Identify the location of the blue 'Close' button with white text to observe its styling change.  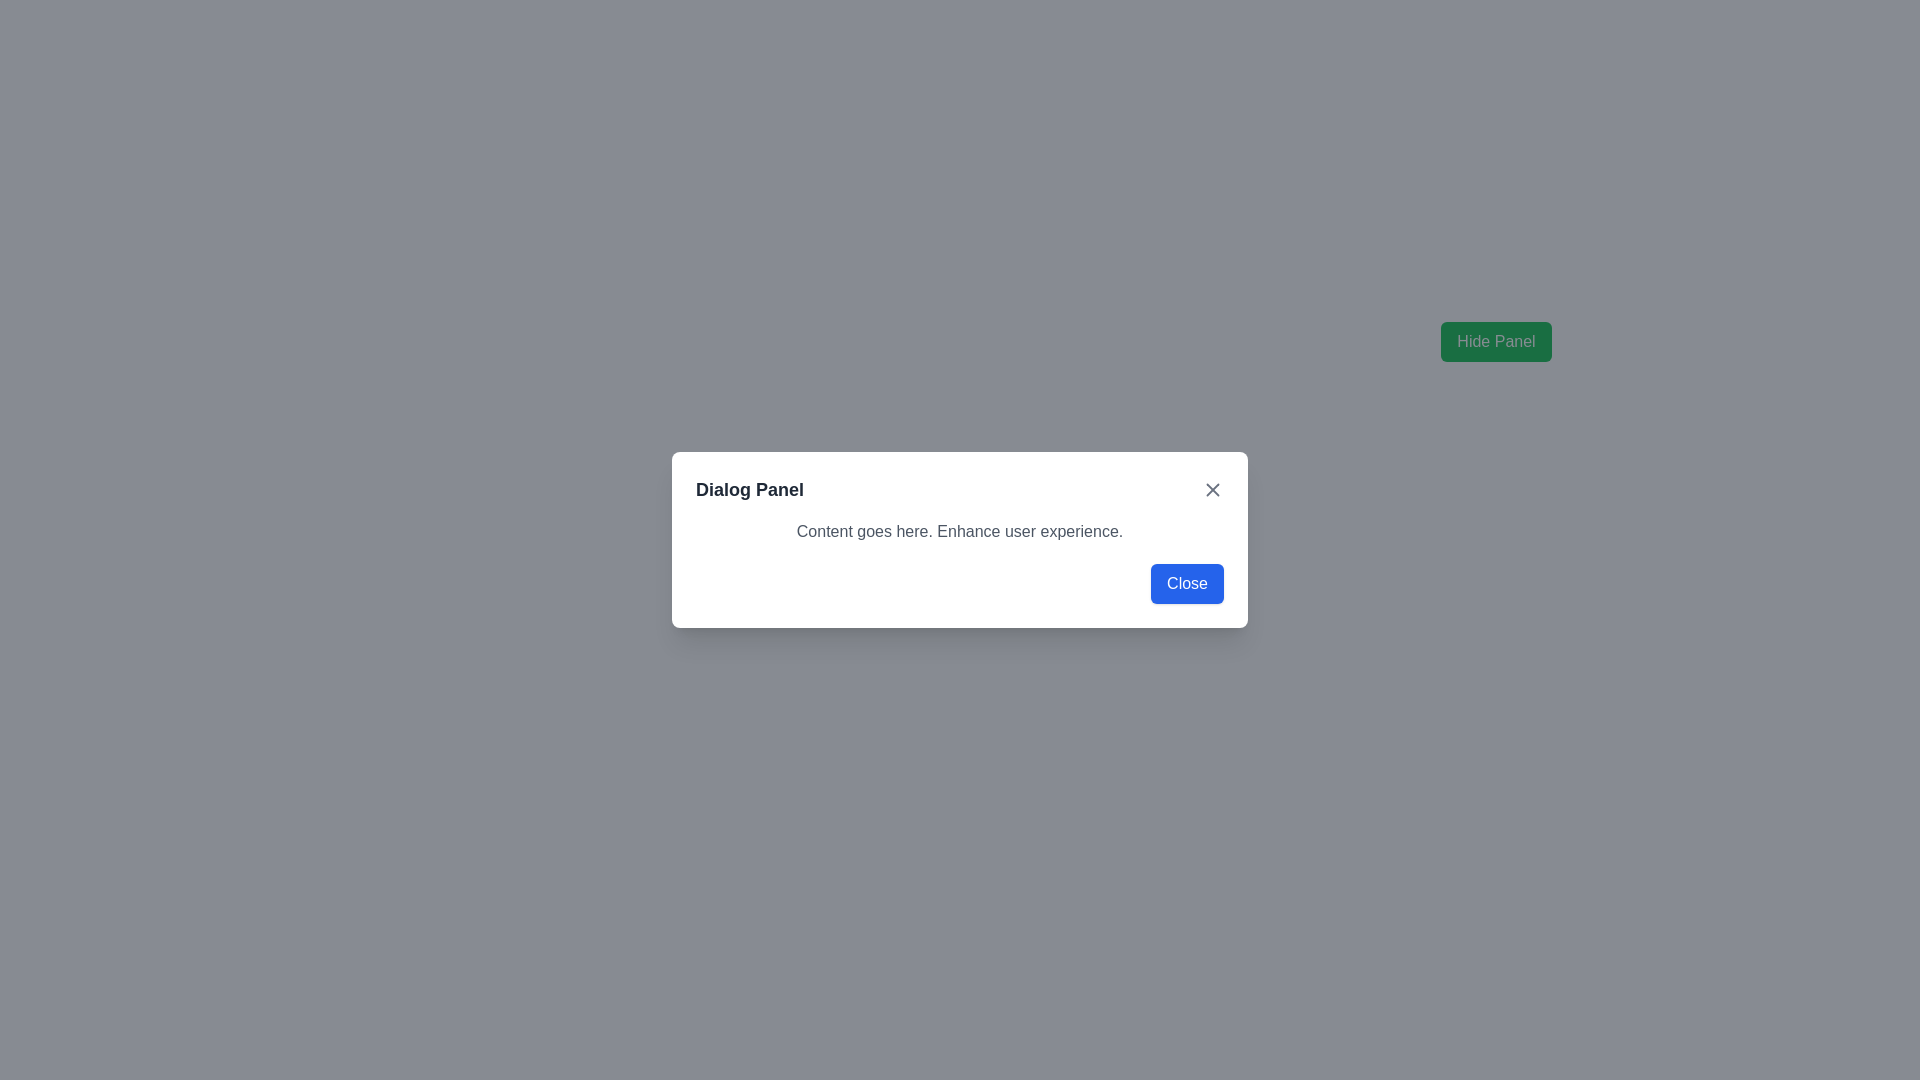
(1187, 583).